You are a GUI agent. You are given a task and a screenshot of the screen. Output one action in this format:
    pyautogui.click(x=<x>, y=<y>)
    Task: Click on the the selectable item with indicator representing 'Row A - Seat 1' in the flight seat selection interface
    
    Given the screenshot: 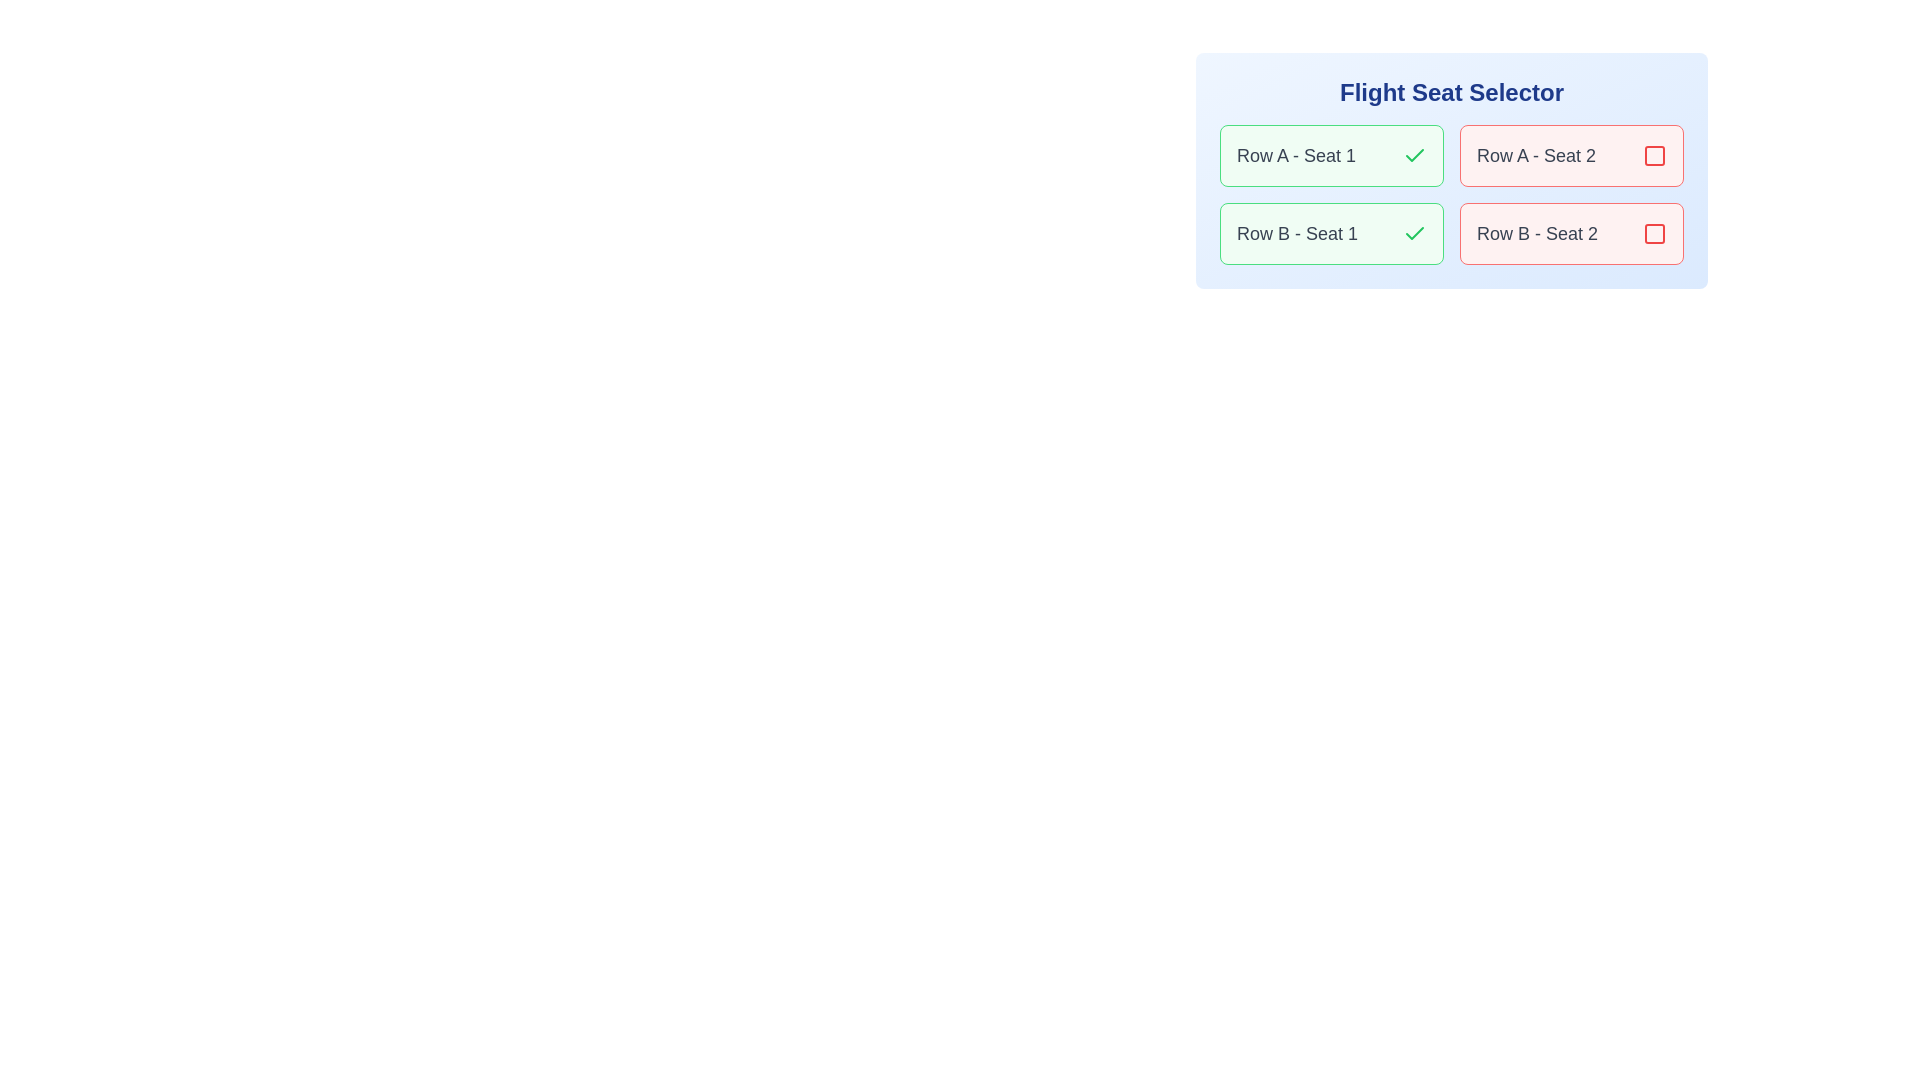 What is the action you would take?
    pyautogui.click(x=1331, y=154)
    